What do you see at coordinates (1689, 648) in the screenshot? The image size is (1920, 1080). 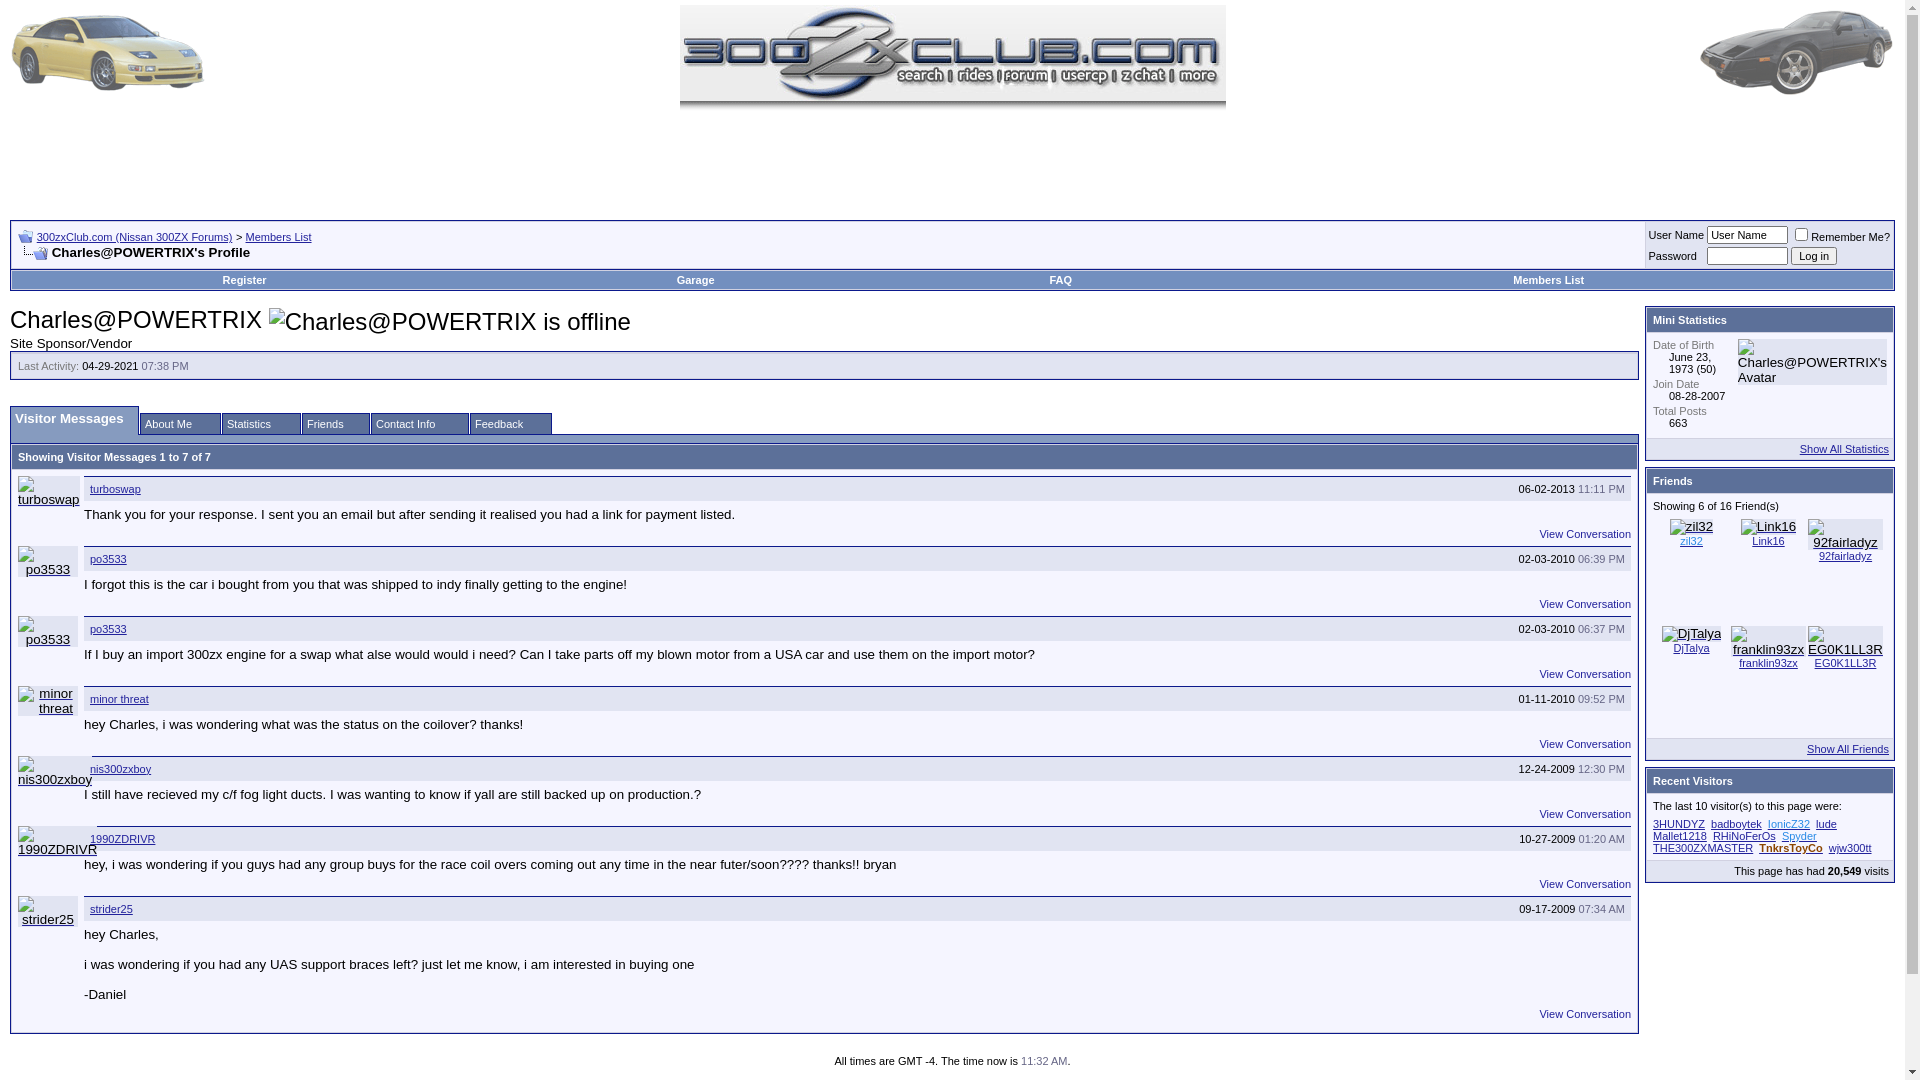 I see `'DjTalya'` at bounding box center [1689, 648].